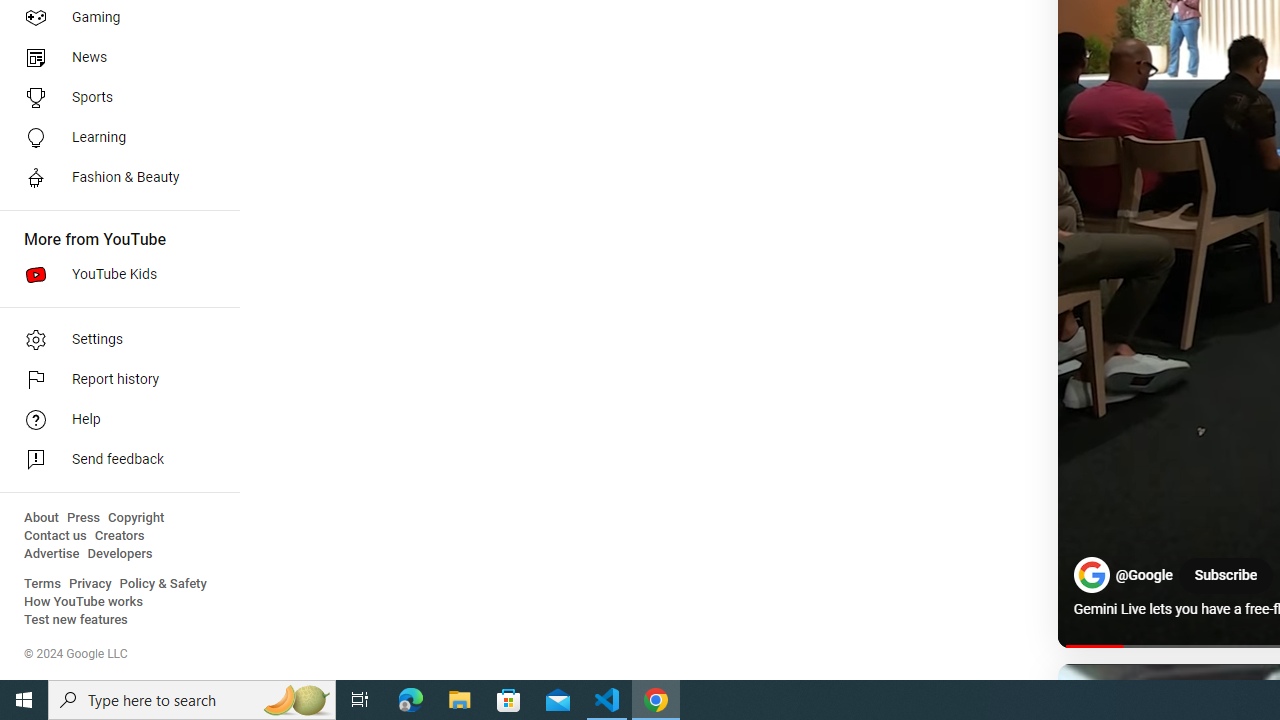 The height and width of the screenshot is (720, 1280). What do you see at coordinates (112, 97) in the screenshot?
I see `'Sports'` at bounding box center [112, 97].